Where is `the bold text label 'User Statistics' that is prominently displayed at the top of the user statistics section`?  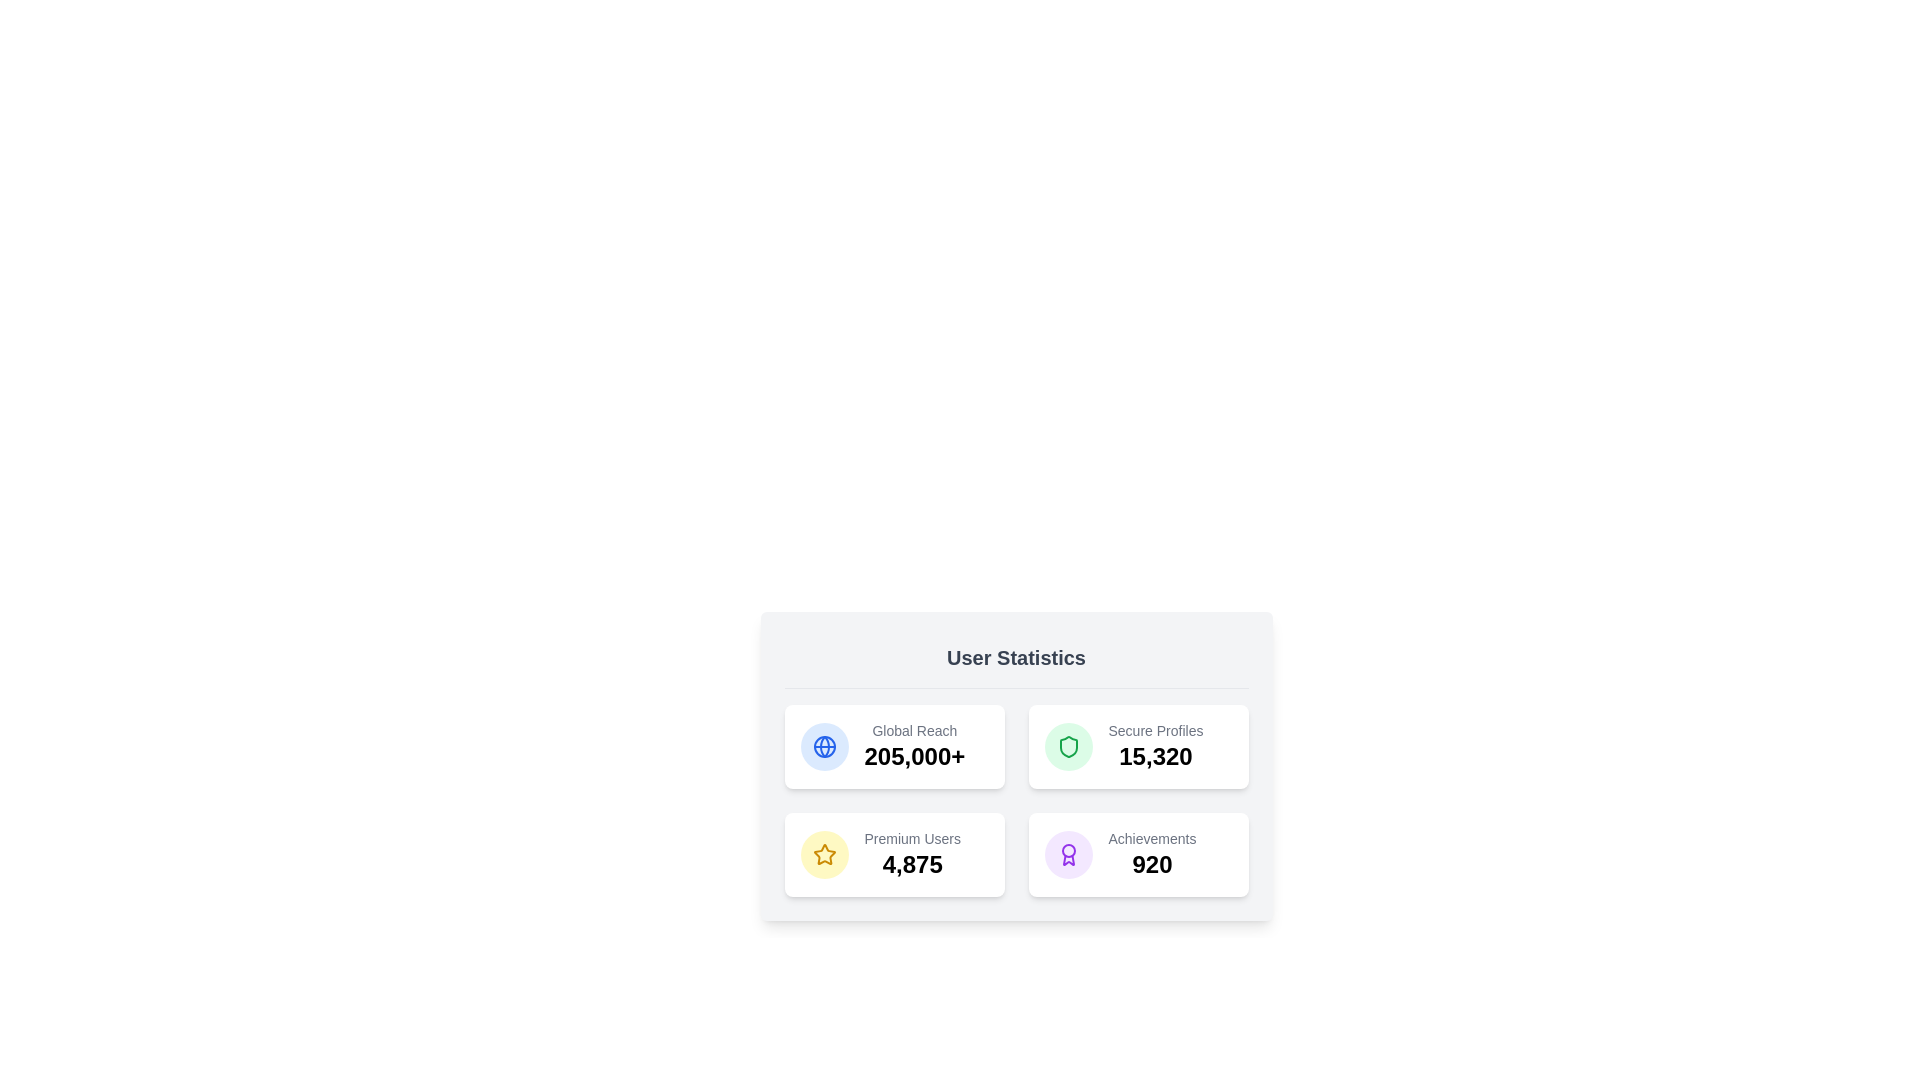 the bold text label 'User Statistics' that is prominently displayed at the top of the user statistics section is located at coordinates (1016, 658).